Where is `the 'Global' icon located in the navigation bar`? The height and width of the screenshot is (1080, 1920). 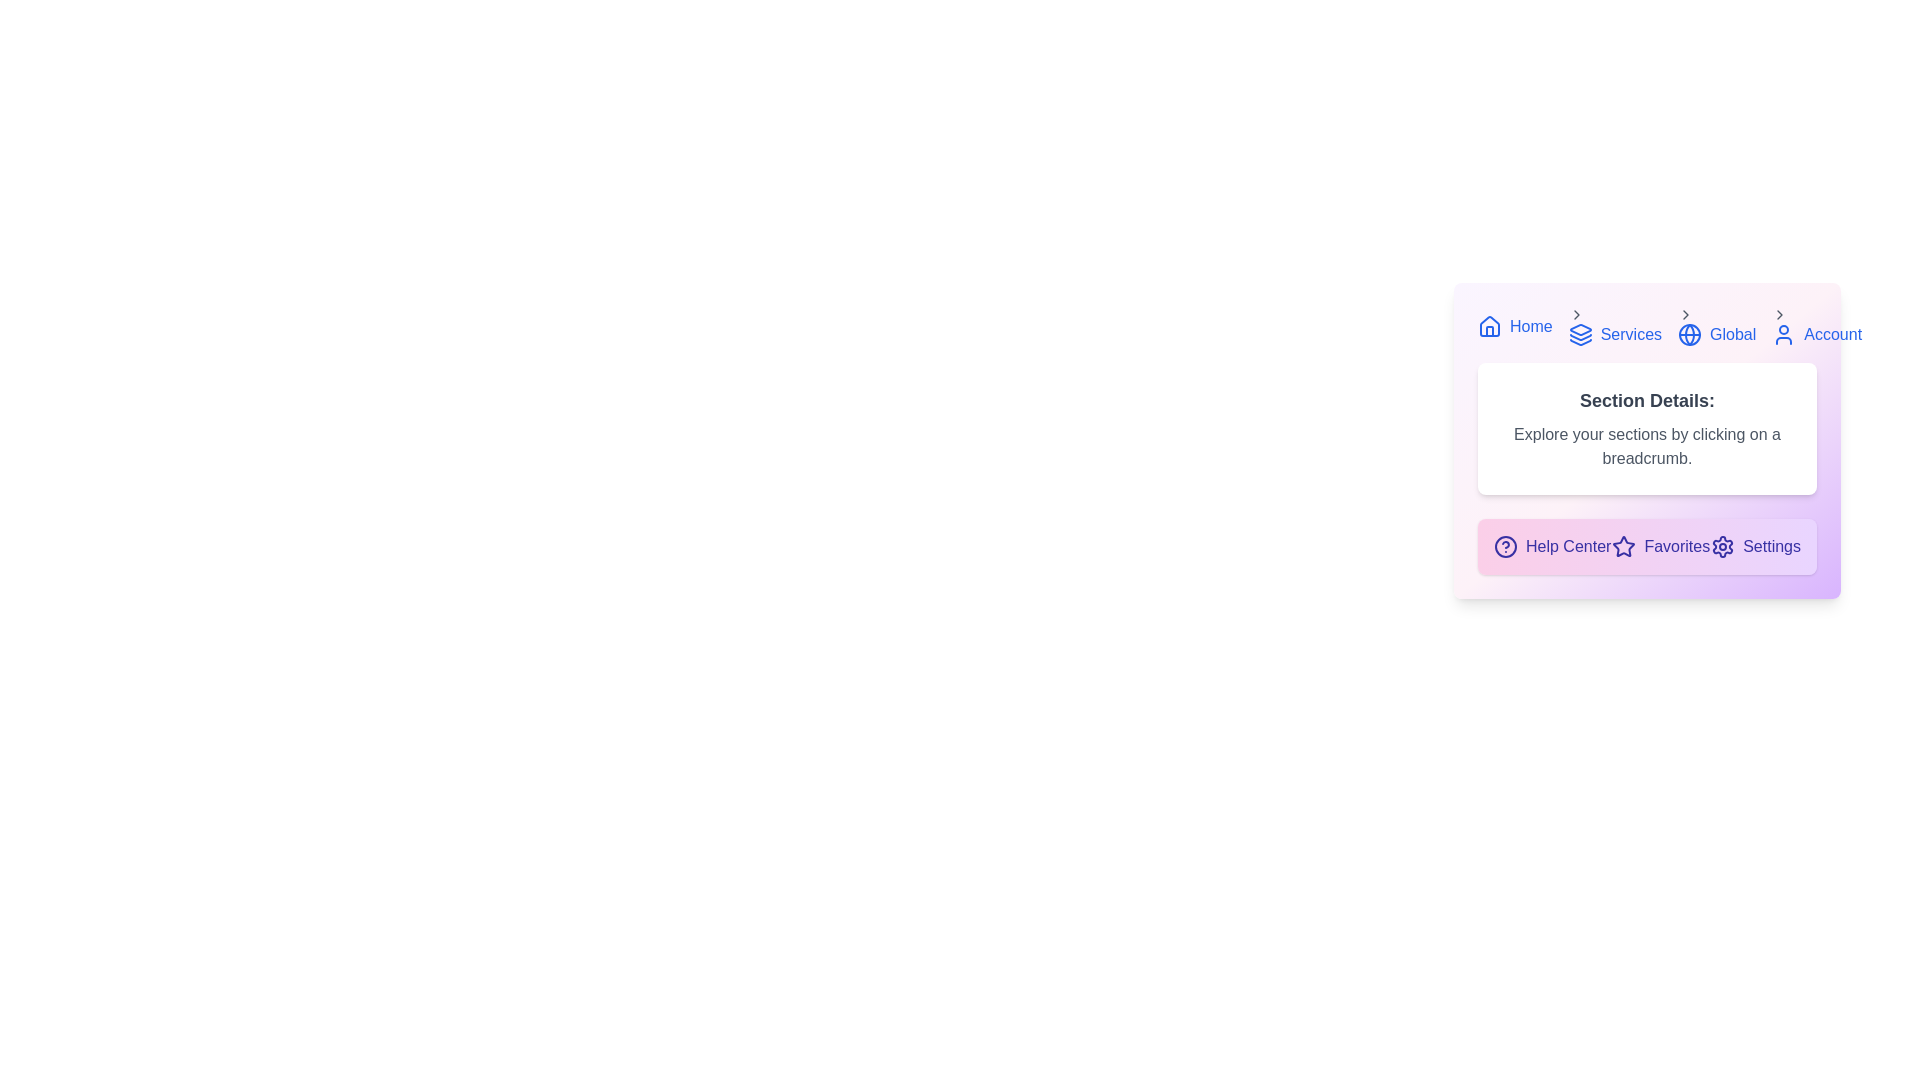 the 'Global' icon located in the navigation bar is located at coordinates (1688, 334).